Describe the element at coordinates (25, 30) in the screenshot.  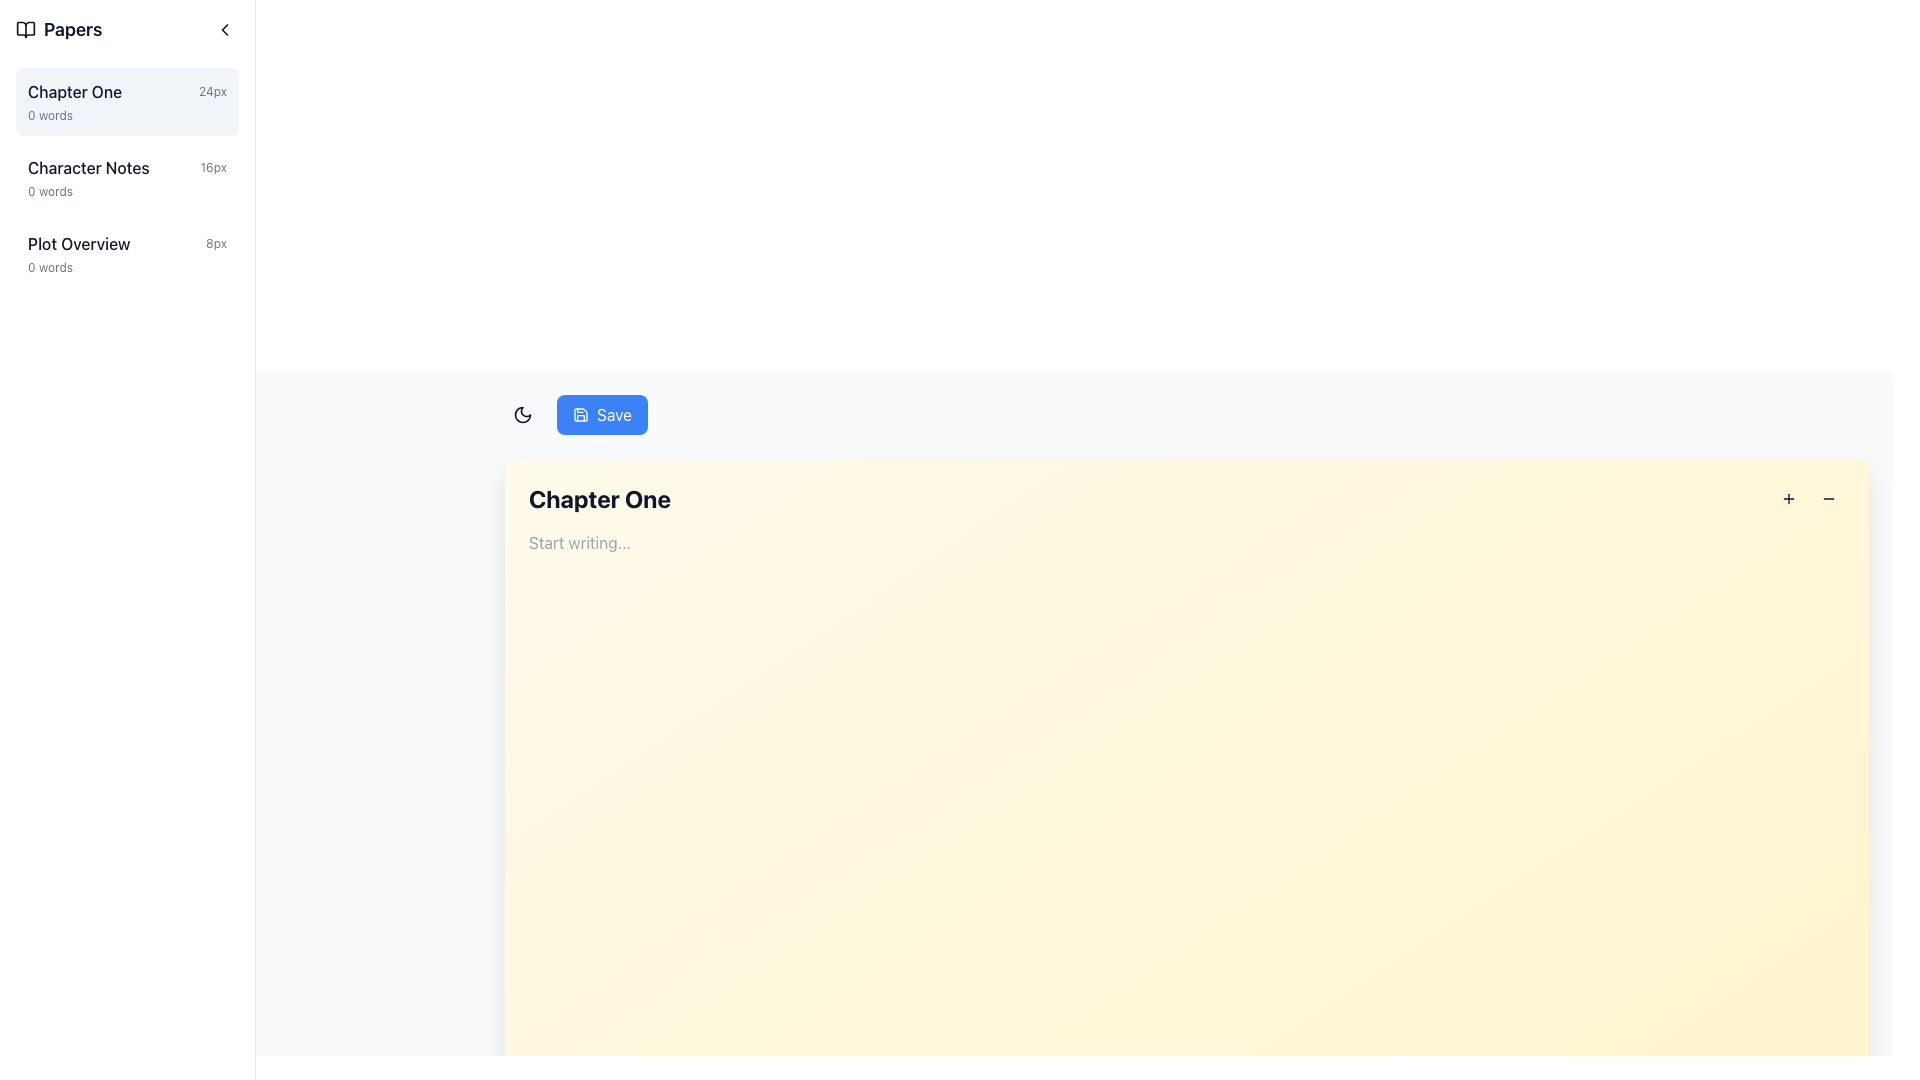
I see `the small open book icon located at the top-left corner of the user interface, next to the 'Papers' label` at that location.